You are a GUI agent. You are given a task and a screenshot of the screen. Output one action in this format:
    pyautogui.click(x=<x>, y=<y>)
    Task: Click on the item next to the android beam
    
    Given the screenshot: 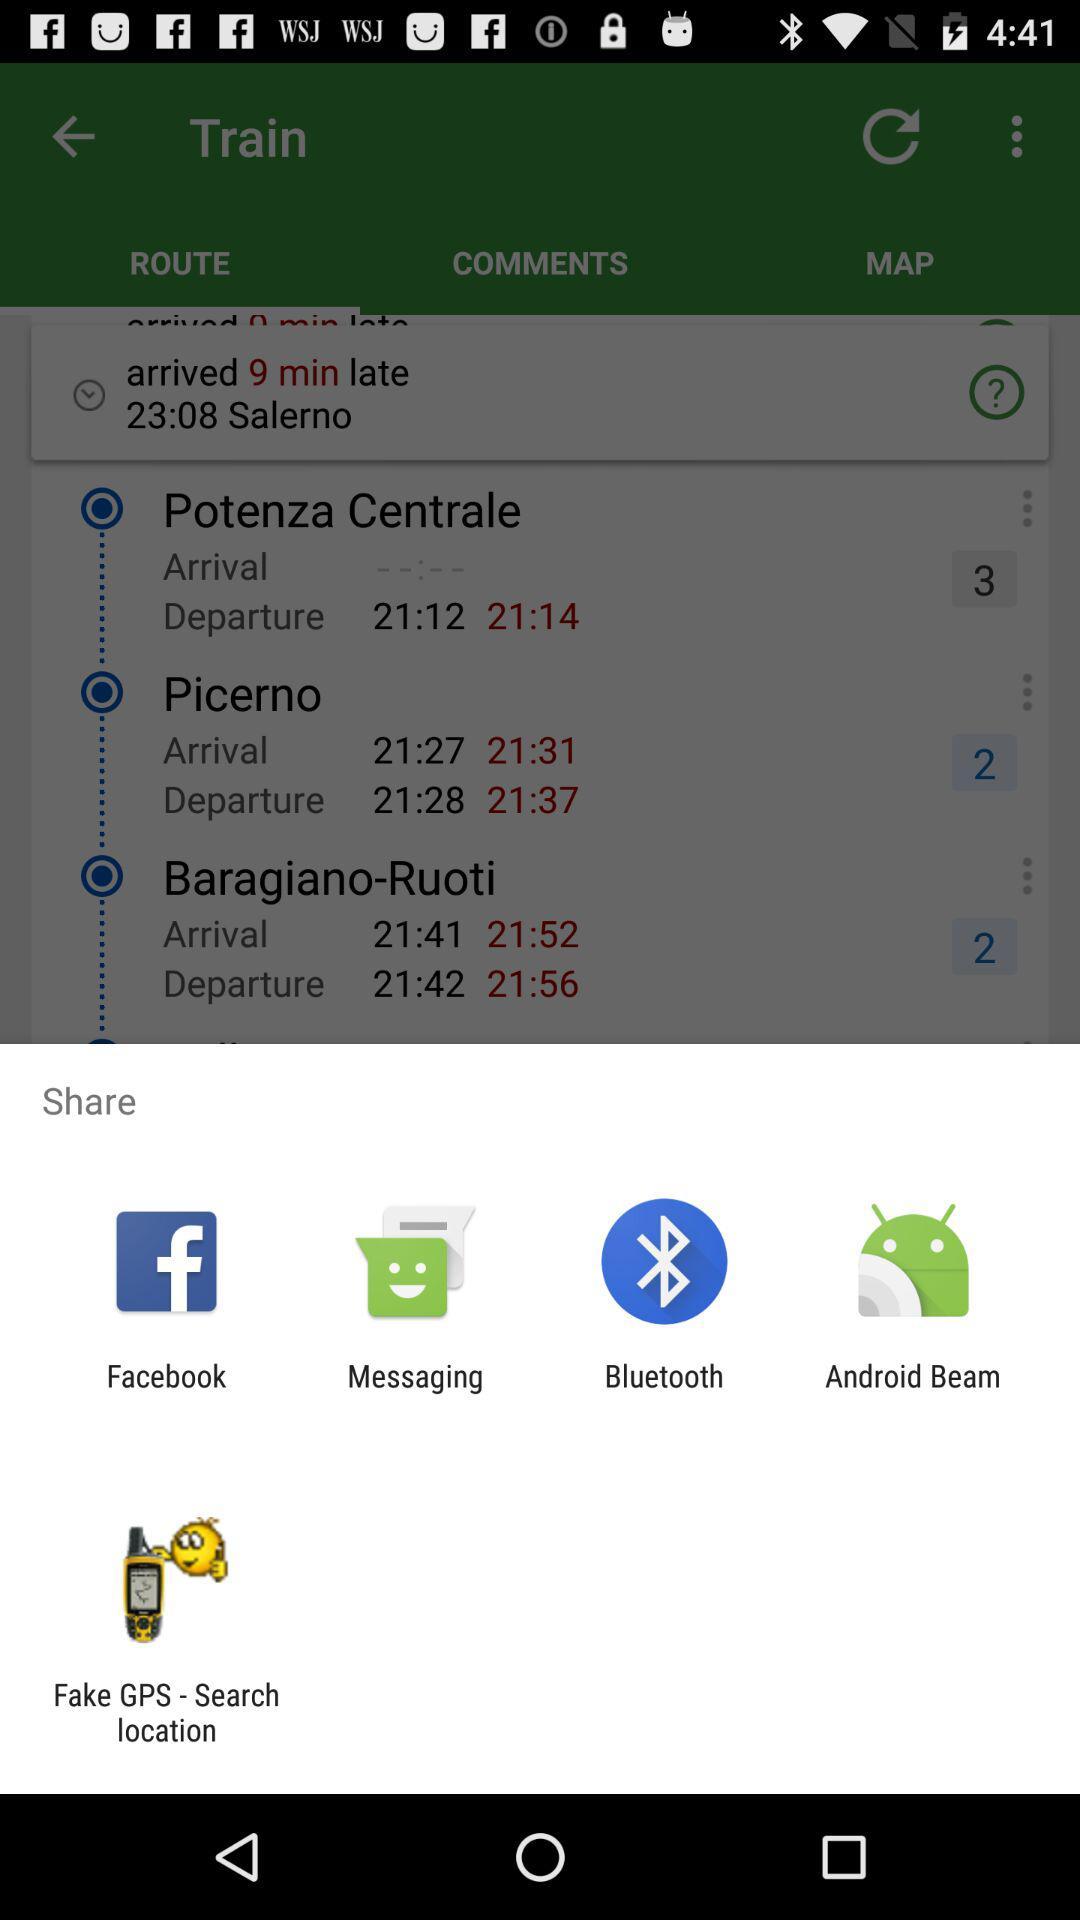 What is the action you would take?
    pyautogui.click(x=664, y=1392)
    